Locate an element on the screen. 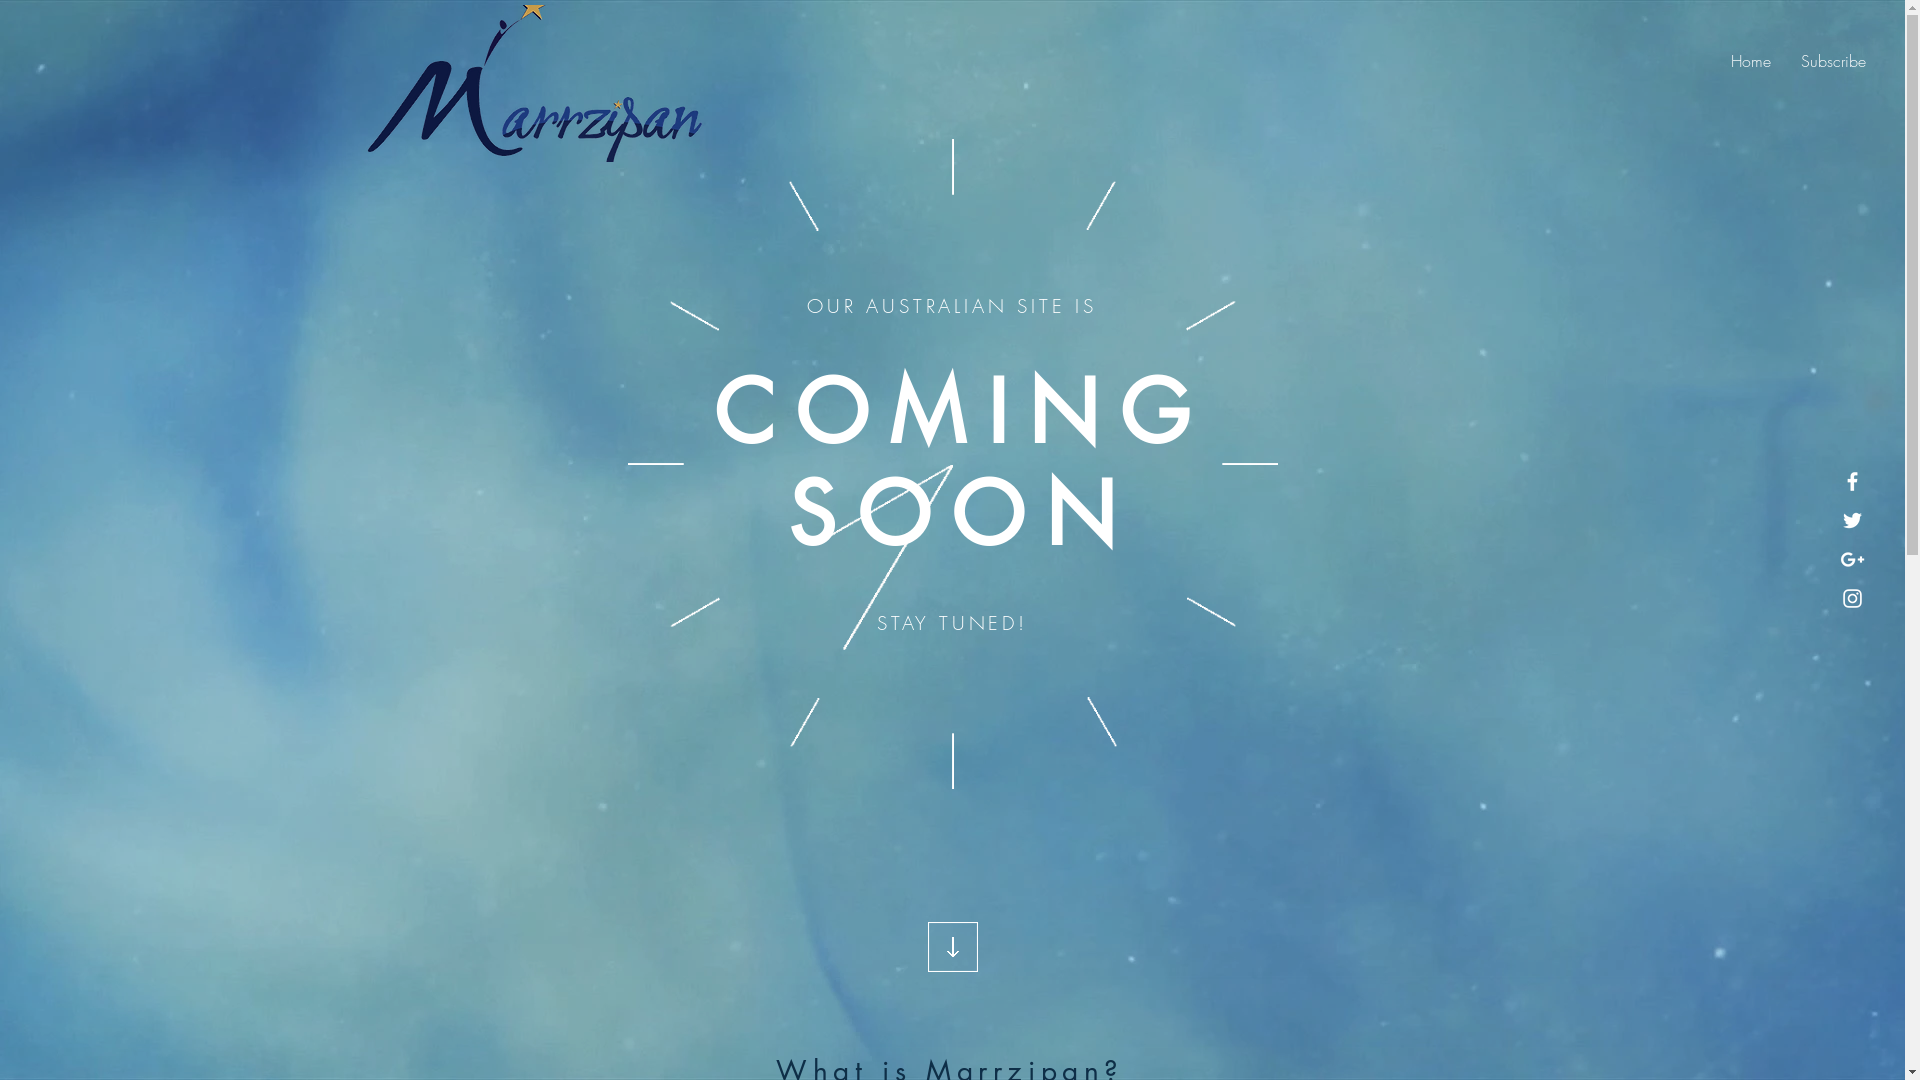 The width and height of the screenshot is (1920, 1080). 'Home' is located at coordinates (1750, 60).